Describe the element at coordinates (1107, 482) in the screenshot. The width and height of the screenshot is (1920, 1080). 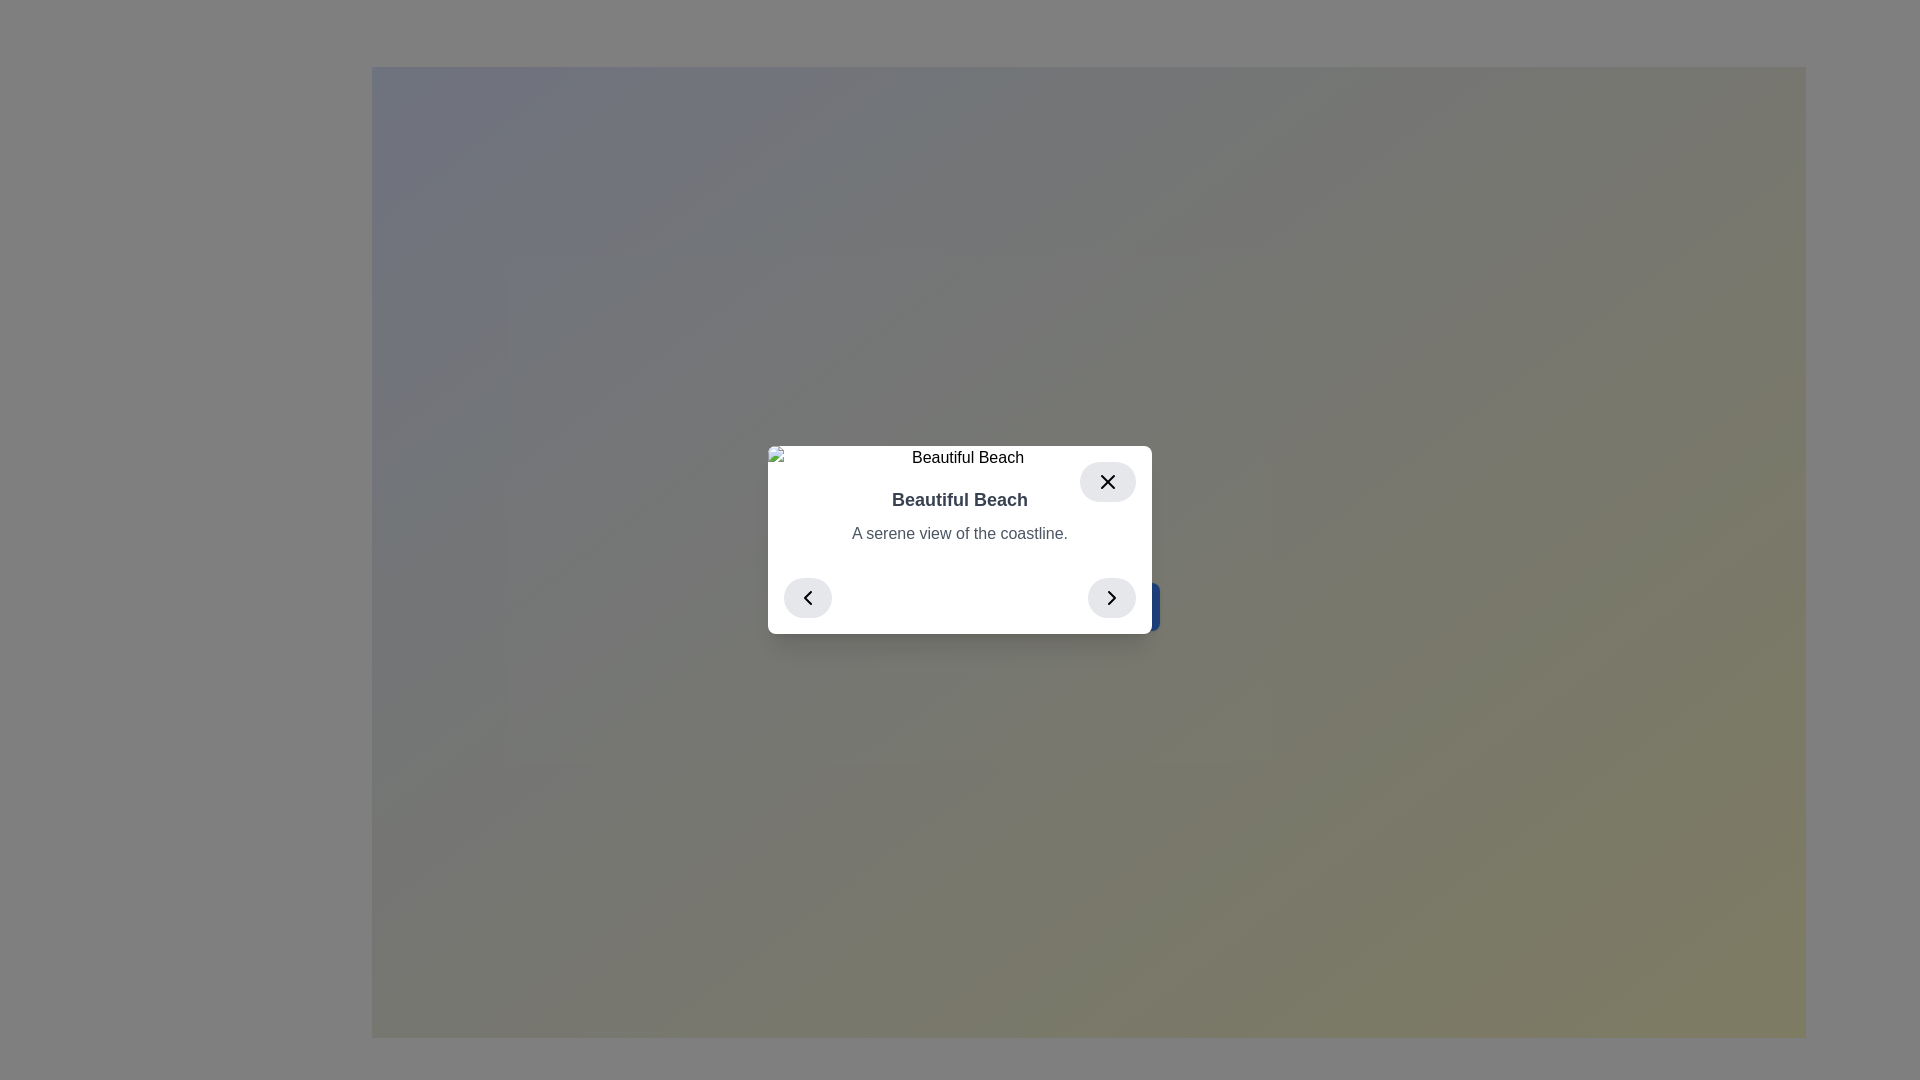
I see `the close button located at the top-right corner of the modal displaying 'Beautiful Beach'` at that location.